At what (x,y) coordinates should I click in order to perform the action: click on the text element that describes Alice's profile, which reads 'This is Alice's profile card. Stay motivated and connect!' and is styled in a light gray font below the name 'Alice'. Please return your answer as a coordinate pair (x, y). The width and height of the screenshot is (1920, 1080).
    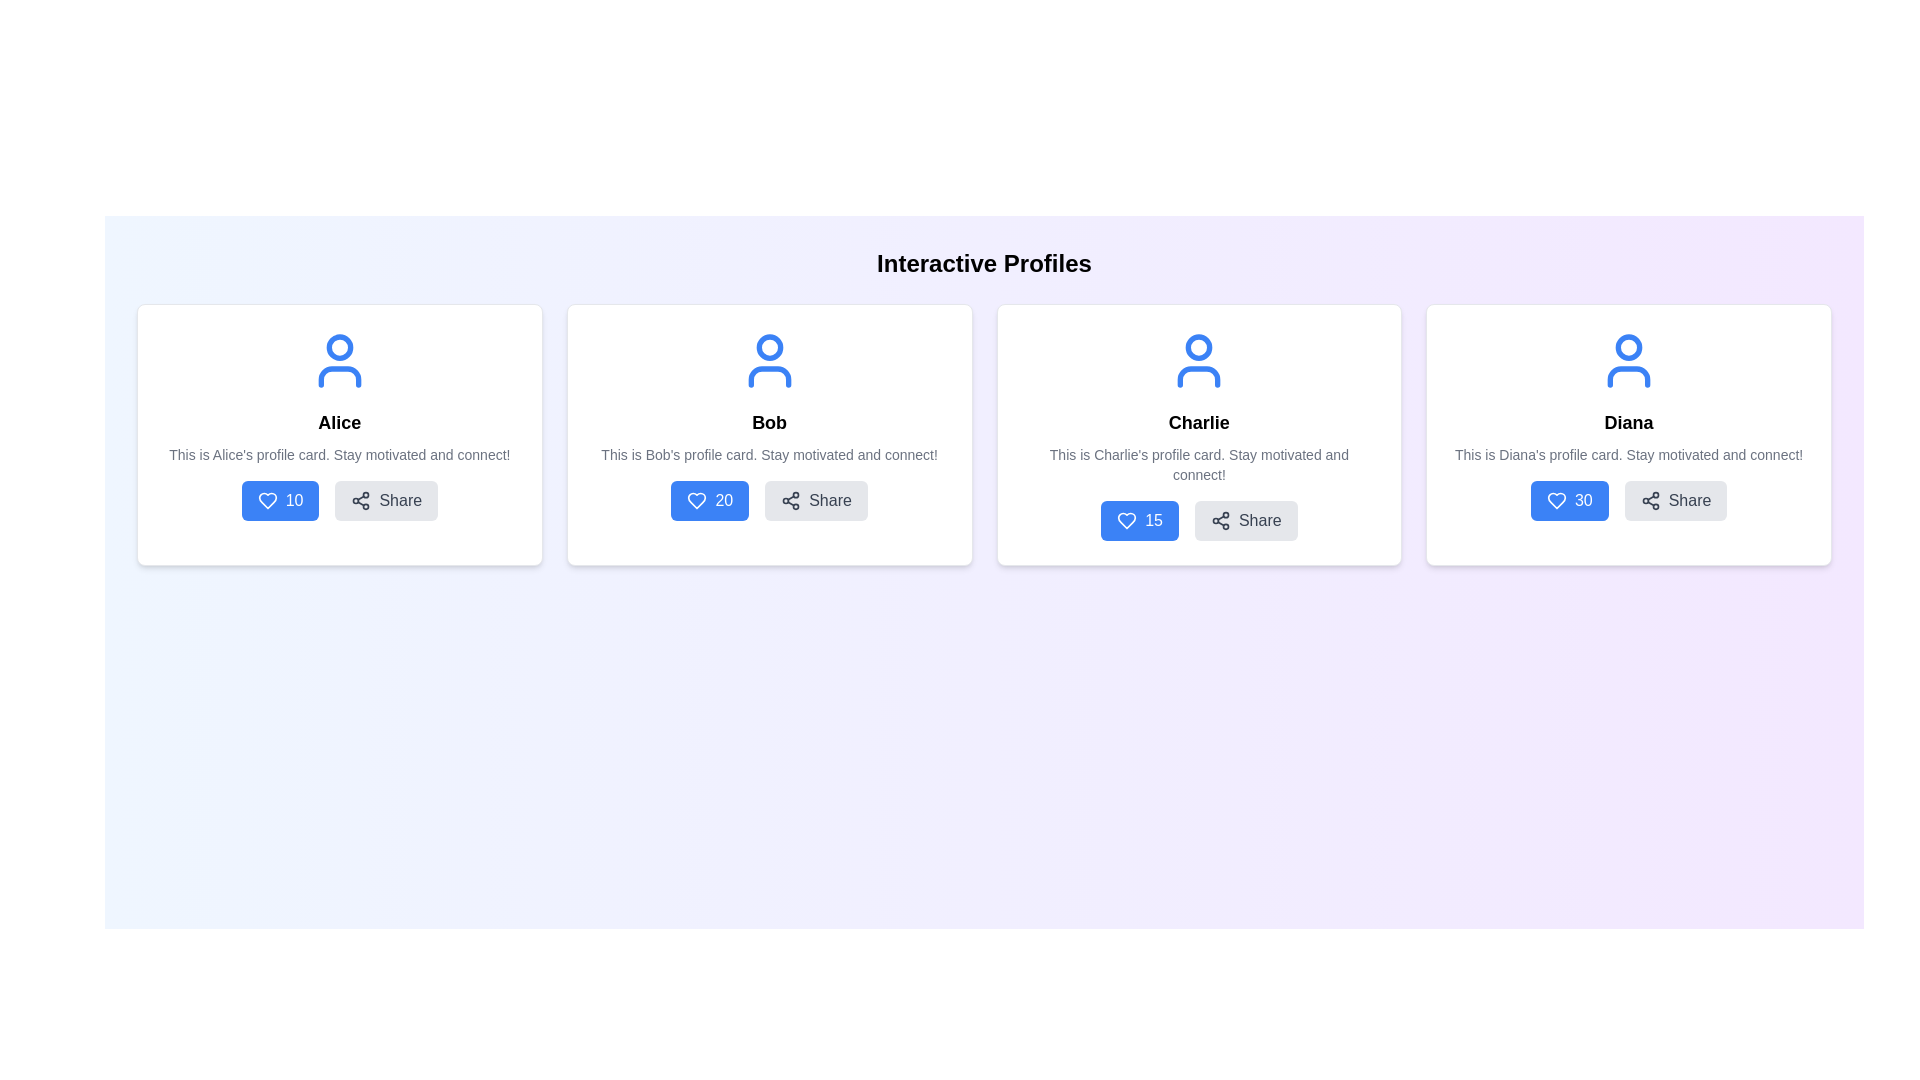
    Looking at the image, I should click on (339, 455).